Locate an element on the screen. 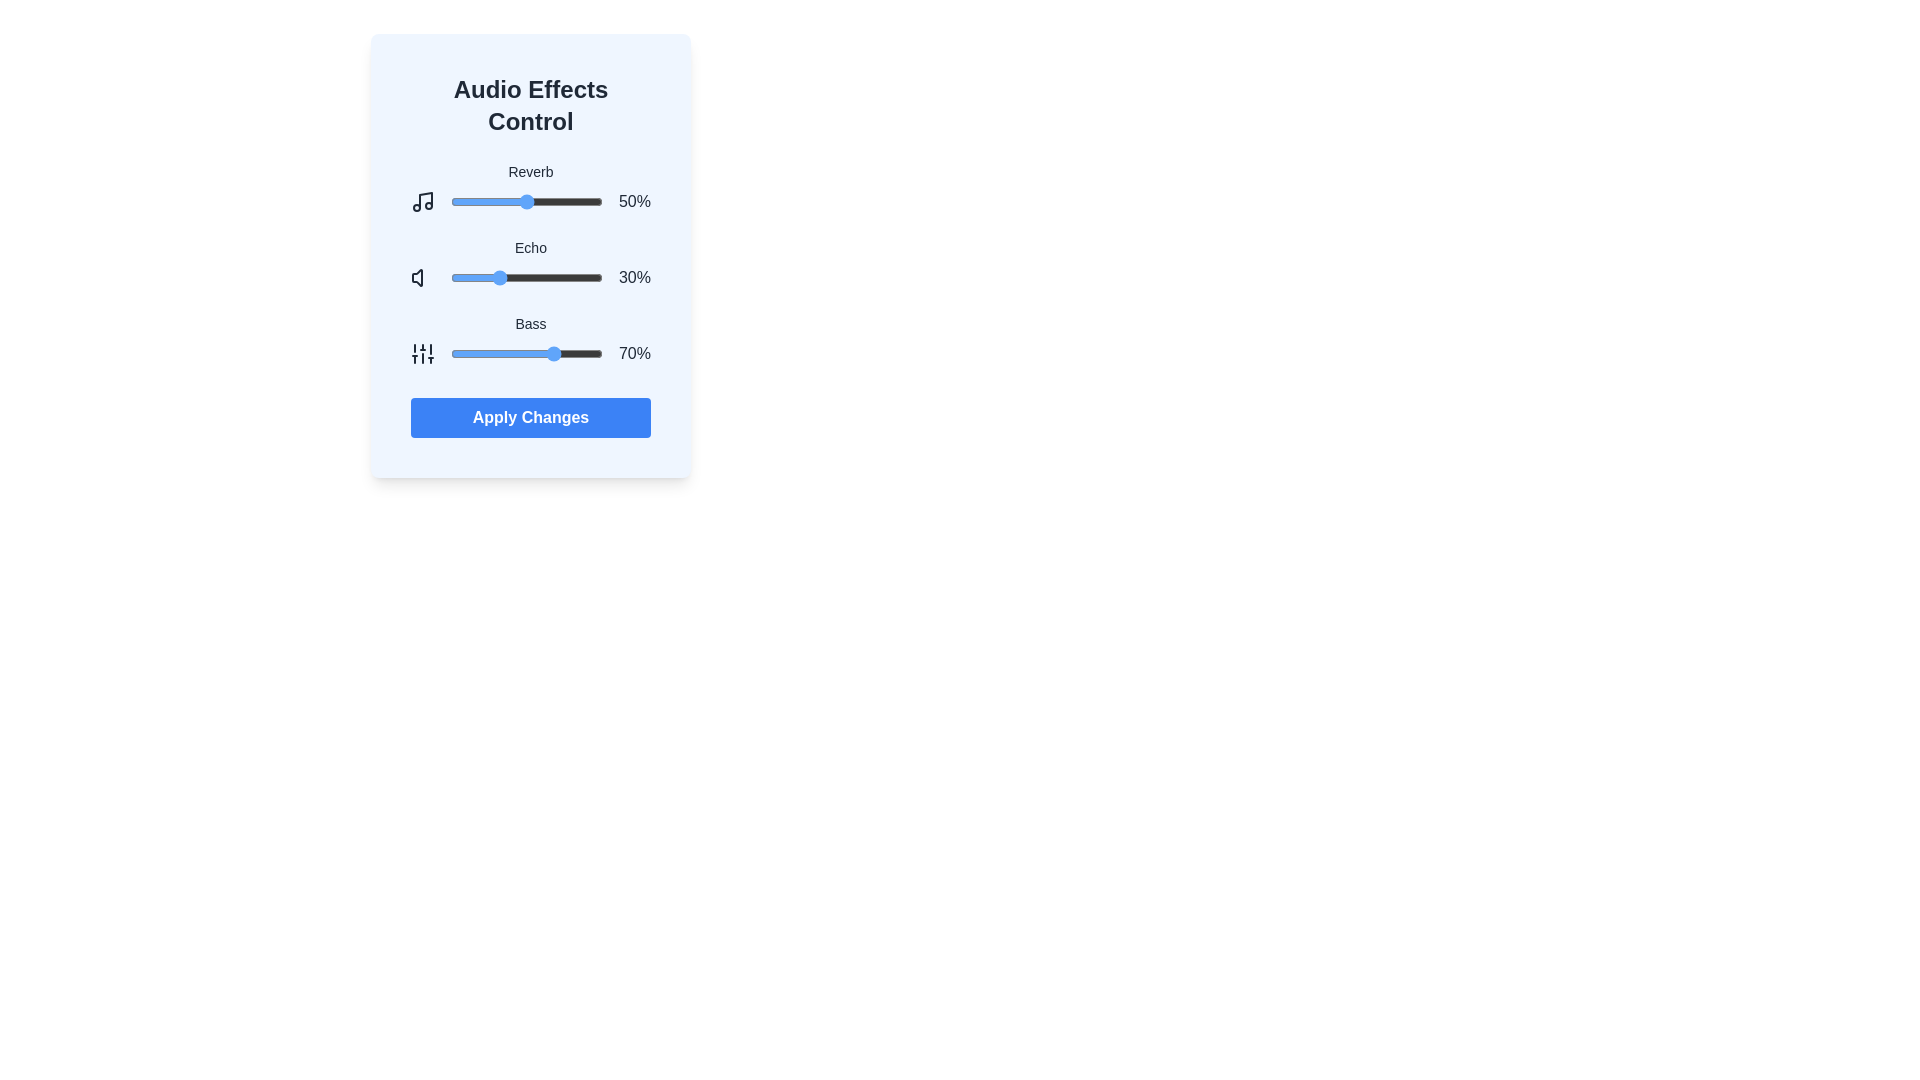 Image resolution: width=1920 pixels, height=1080 pixels. the 'Echo' text label, which is styled in medium font weight and small size, located within the 'Audio Effects Control' card interface, positioned above a 30% progress slider is located at coordinates (531, 246).